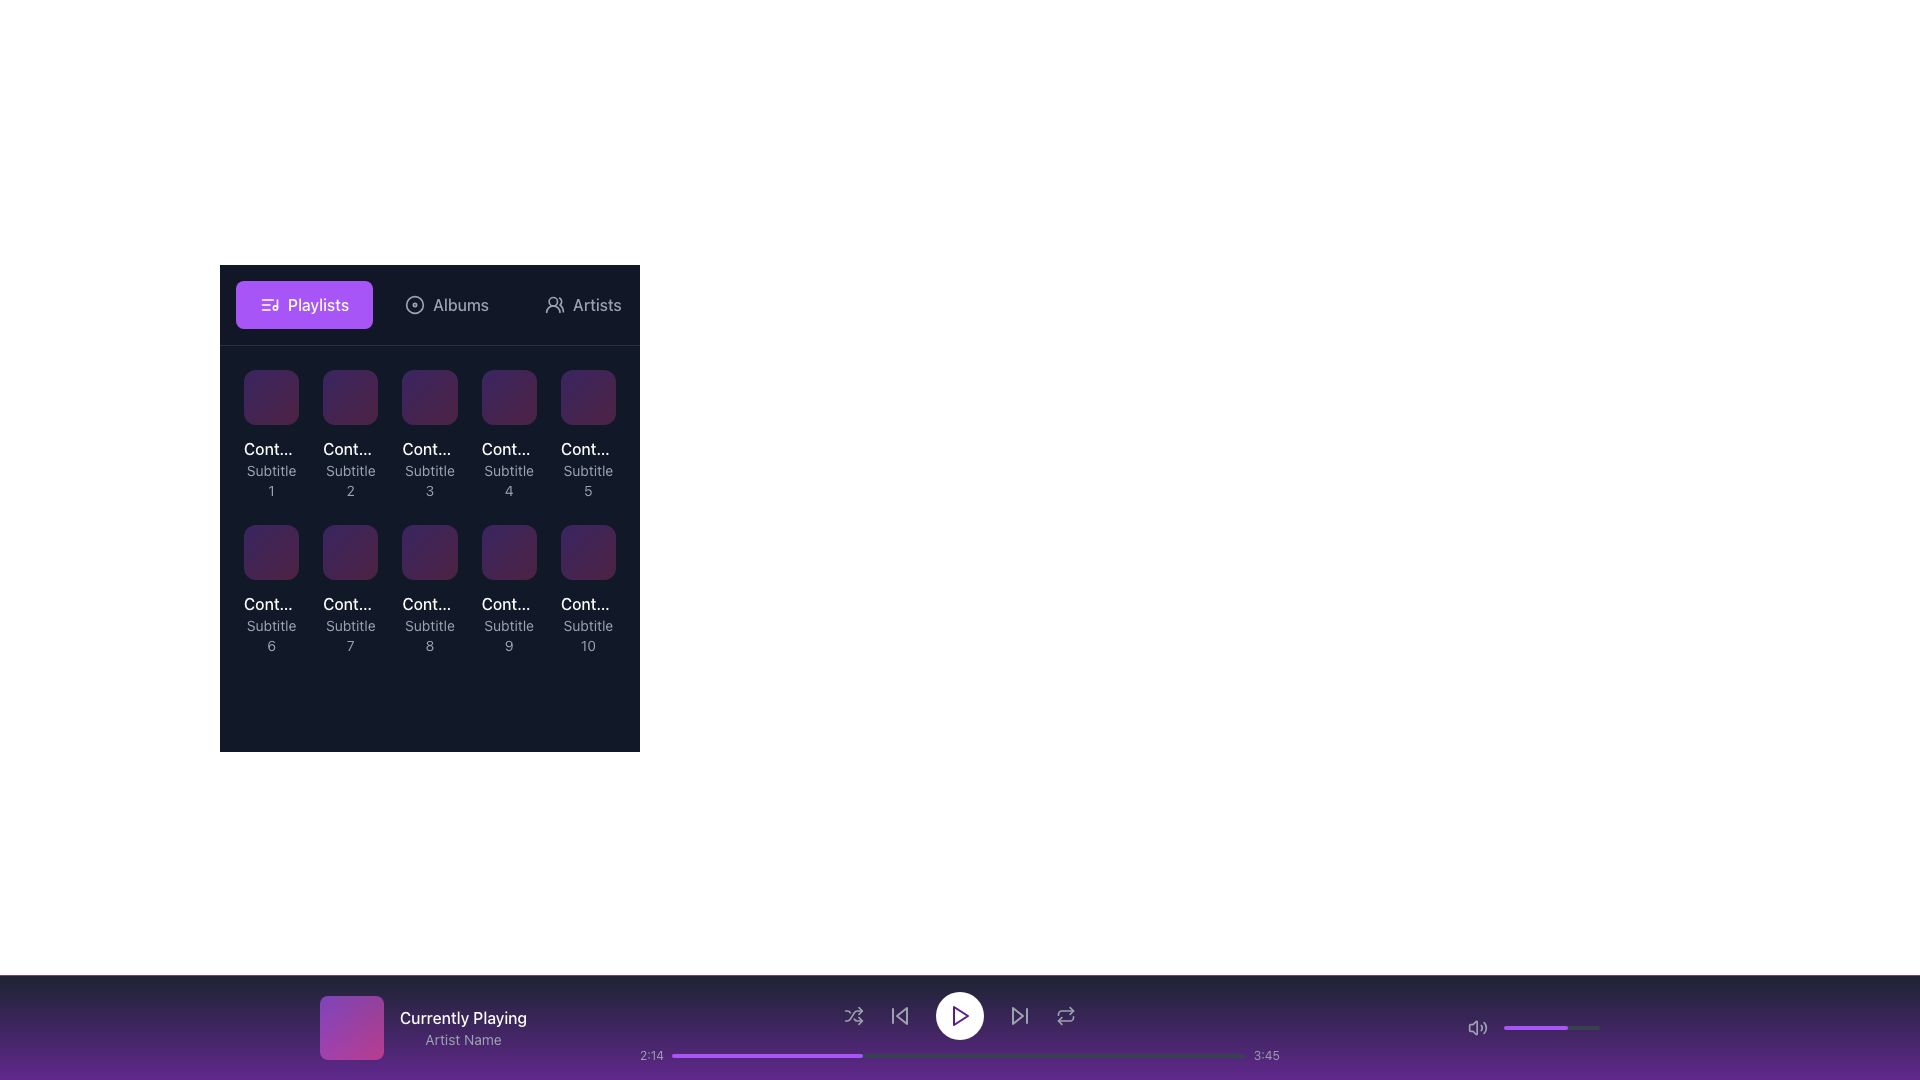 Image resolution: width=1920 pixels, height=1080 pixels. Describe the element at coordinates (582, 304) in the screenshot. I see `the 'Artists' button in the horizontal menu` at that location.